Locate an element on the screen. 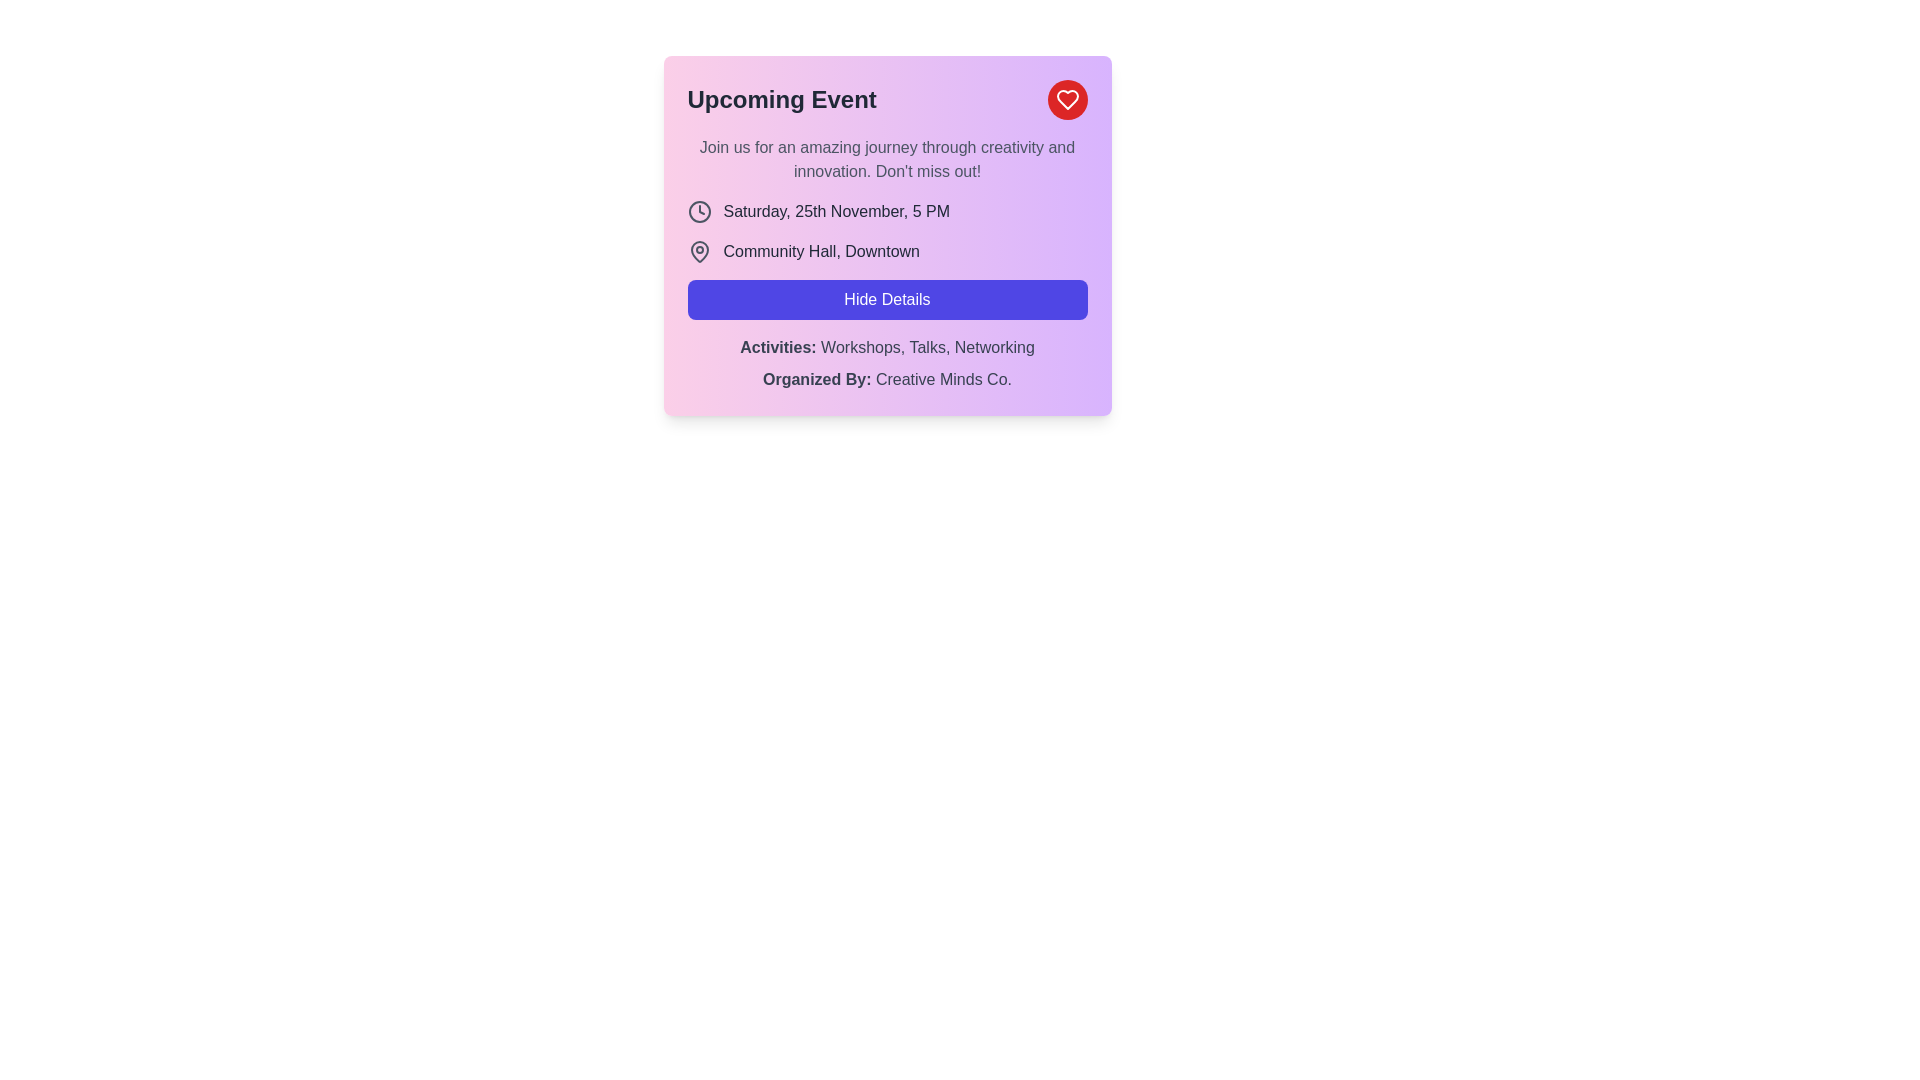 This screenshot has width=1920, height=1080. the heart-shaped icon outlined in white, located within a circular button with a red background, to favorite the event is located at coordinates (1066, 100).